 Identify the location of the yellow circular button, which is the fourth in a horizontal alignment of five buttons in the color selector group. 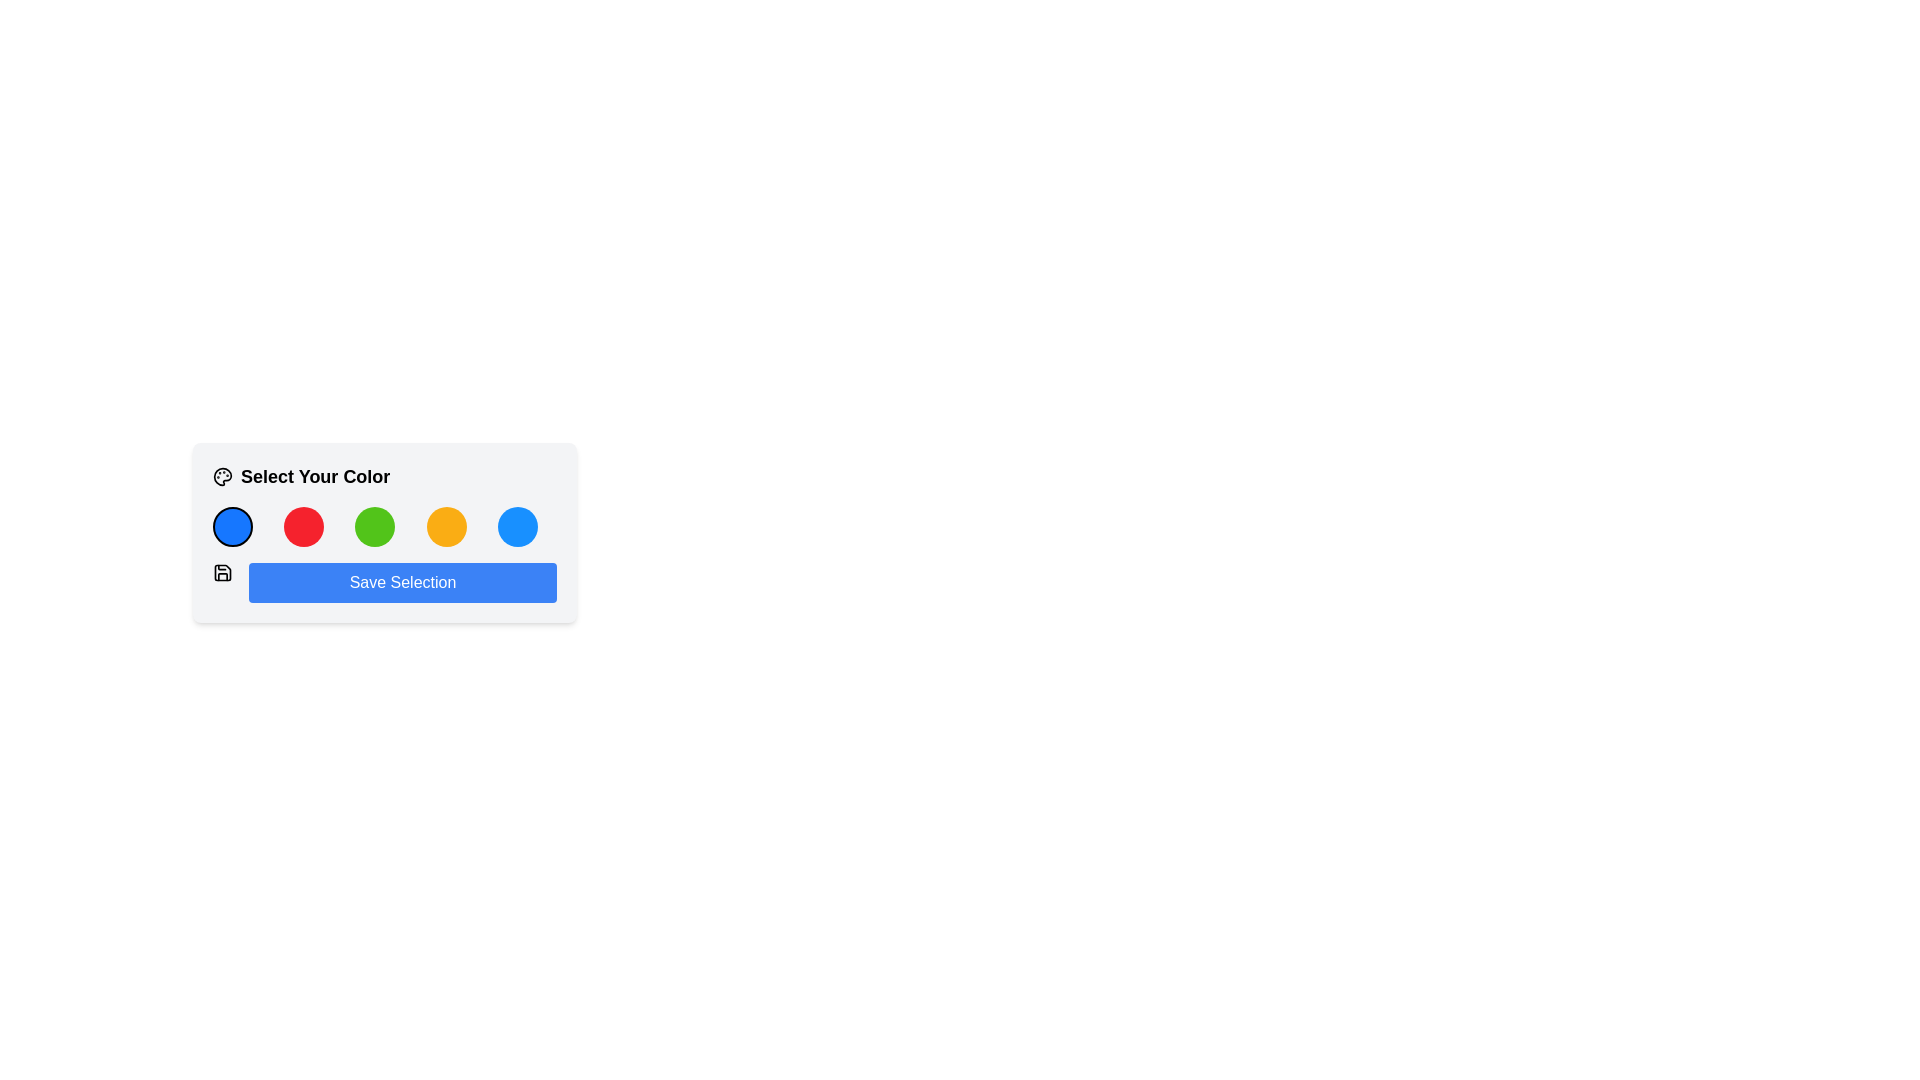
(445, 526).